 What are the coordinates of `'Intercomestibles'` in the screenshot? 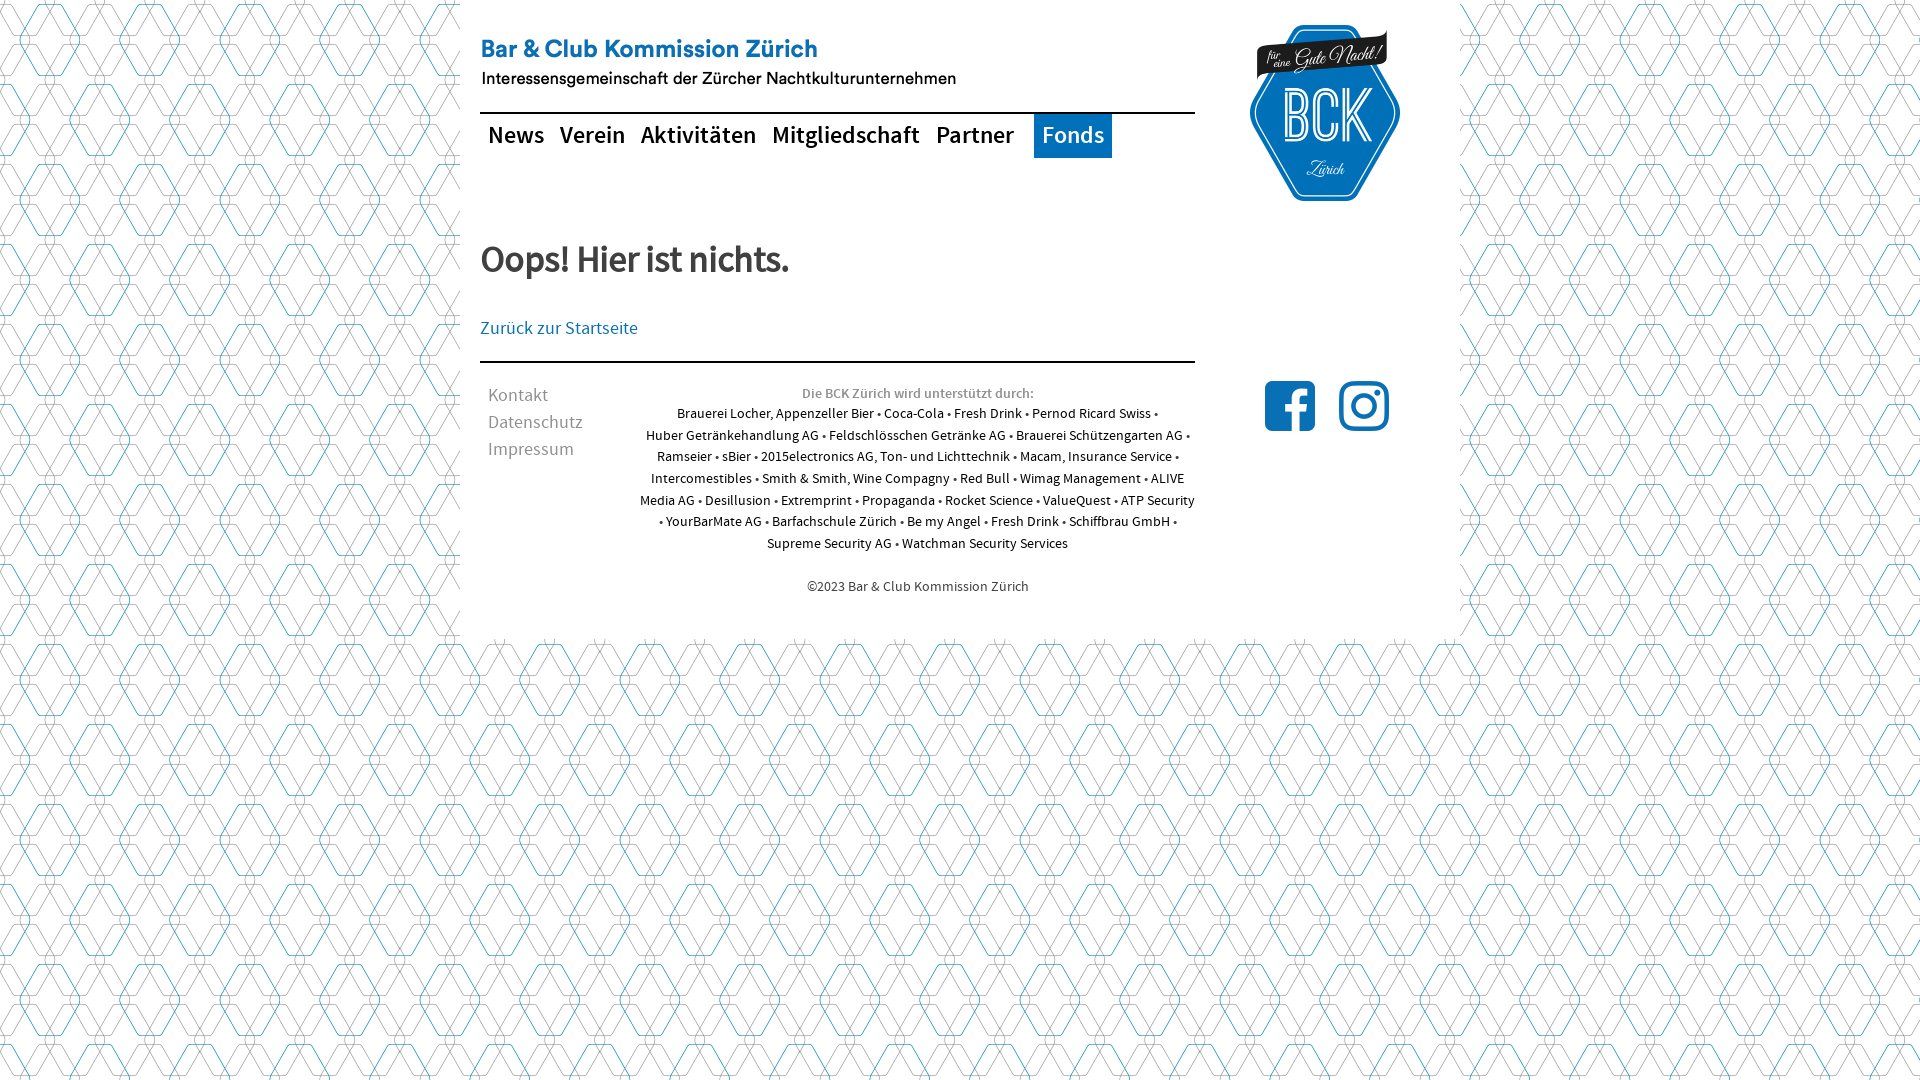 It's located at (701, 478).